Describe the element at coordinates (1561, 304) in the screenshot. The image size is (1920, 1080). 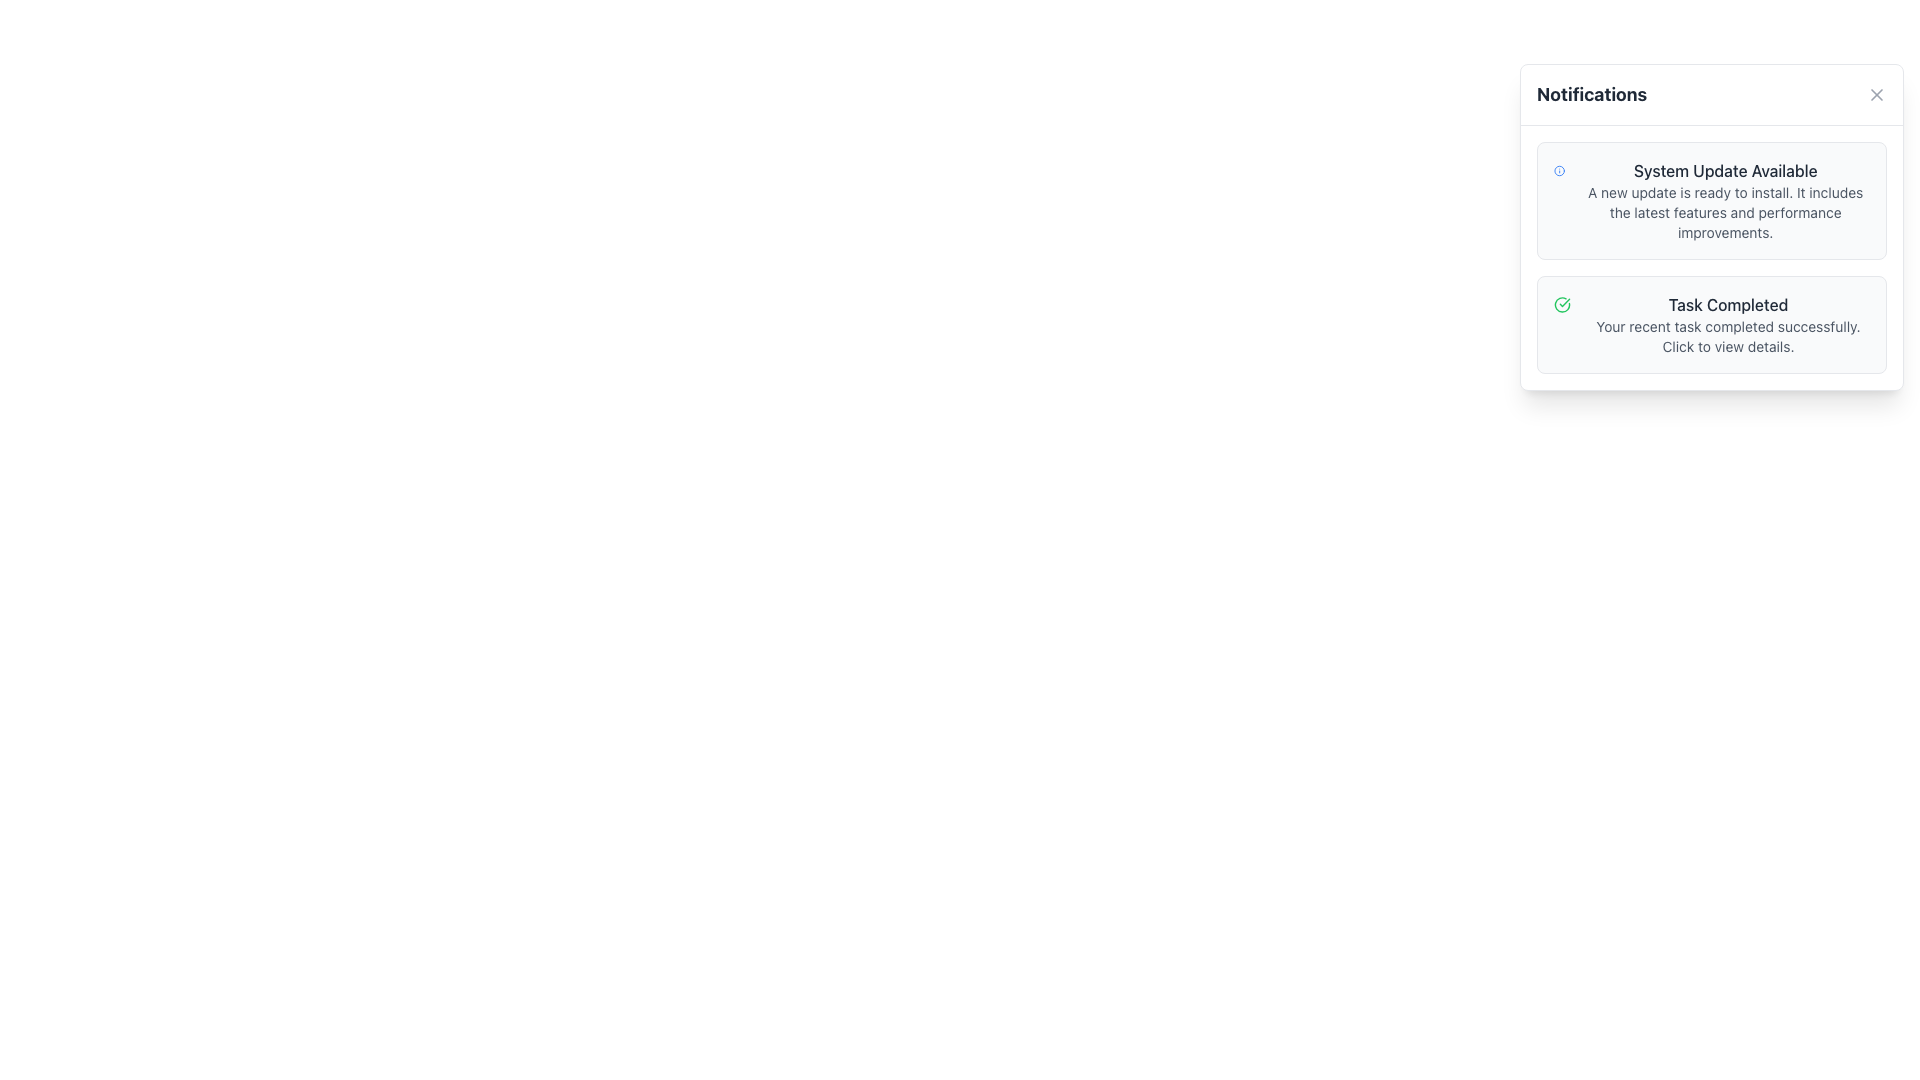
I see `the status represented by the circular green checkmark icon indicating completion, located to the left of the 'Task Completed' title in the notification card` at that location.